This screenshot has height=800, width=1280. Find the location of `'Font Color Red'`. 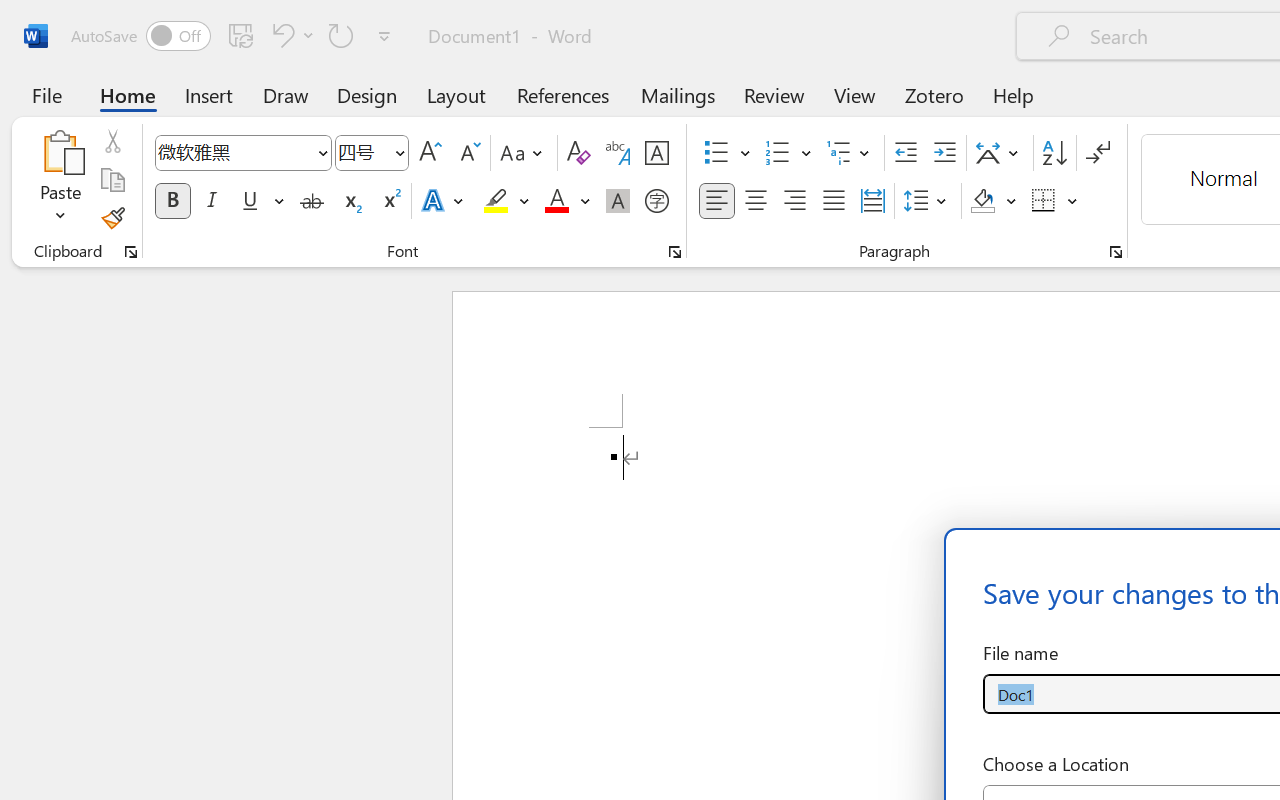

'Font Color Red' is located at coordinates (556, 201).